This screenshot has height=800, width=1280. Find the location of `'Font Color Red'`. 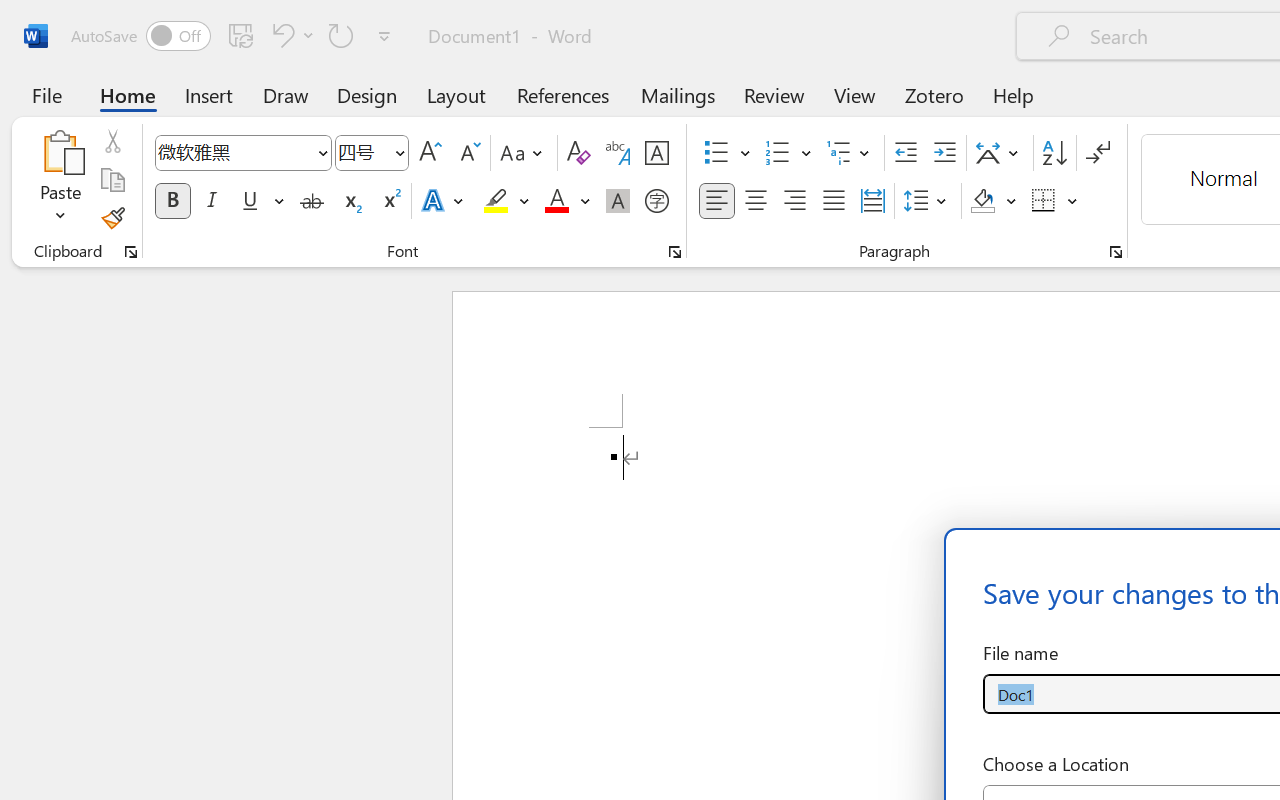

'Font Color Red' is located at coordinates (556, 201).